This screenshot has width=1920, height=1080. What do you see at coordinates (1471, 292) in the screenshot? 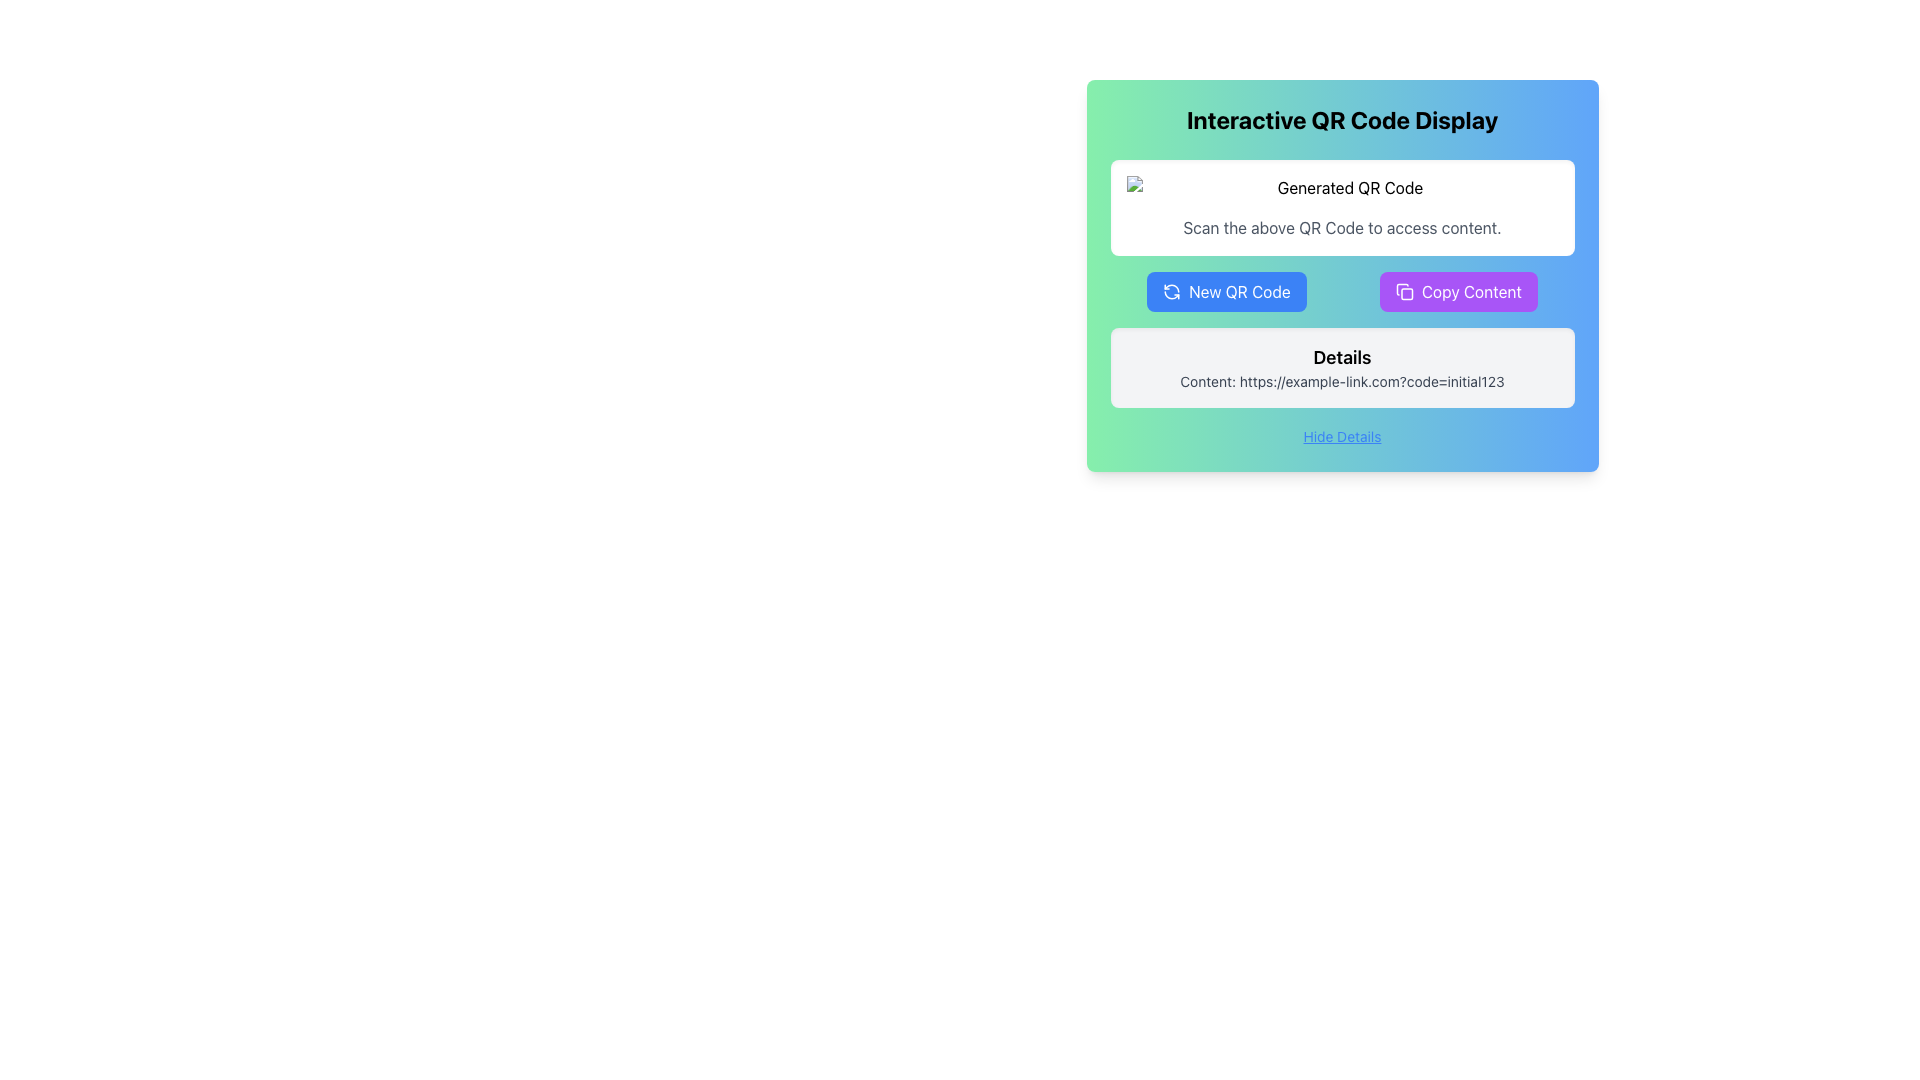
I see `the button that allows users to copy content related to the QR code displayed above on the interface` at bounding box center [1471, 292].